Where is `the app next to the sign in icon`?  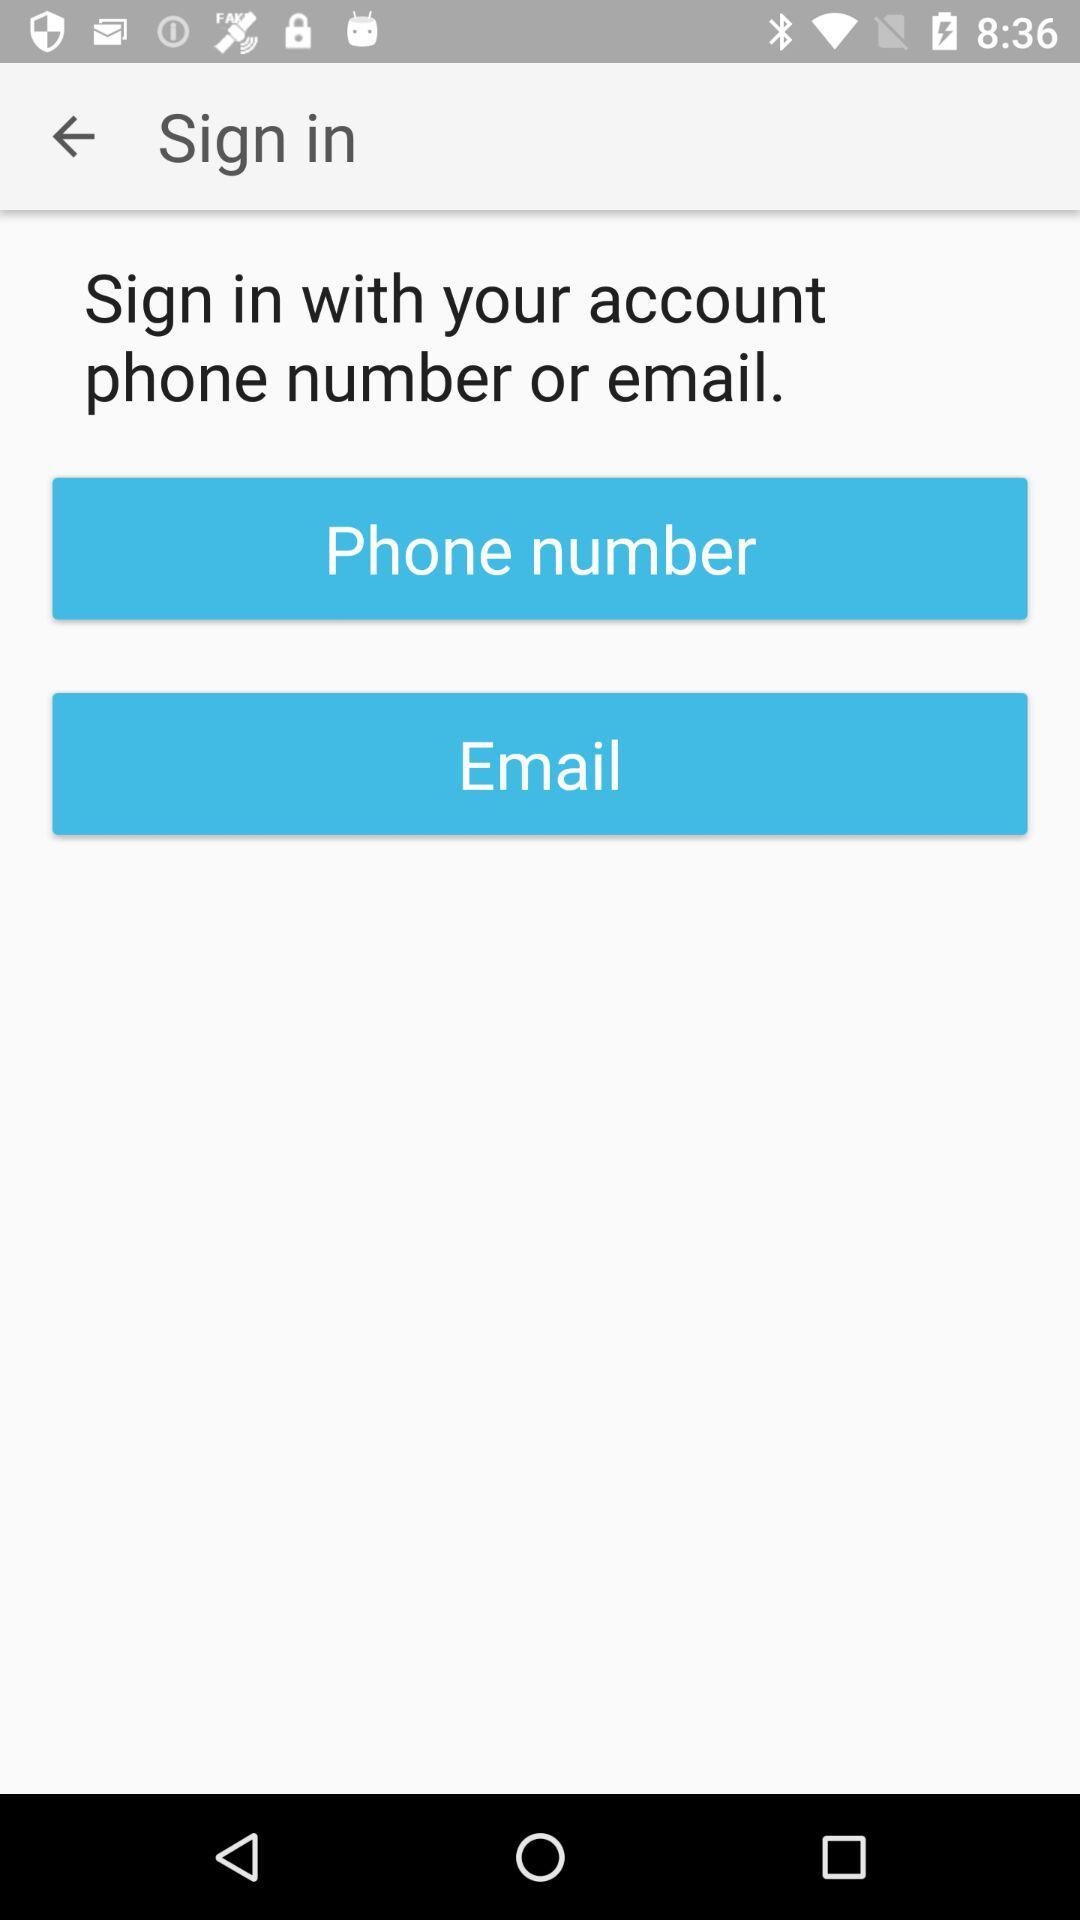
the app next to the sign in icon is located at coordinates (72, 135).